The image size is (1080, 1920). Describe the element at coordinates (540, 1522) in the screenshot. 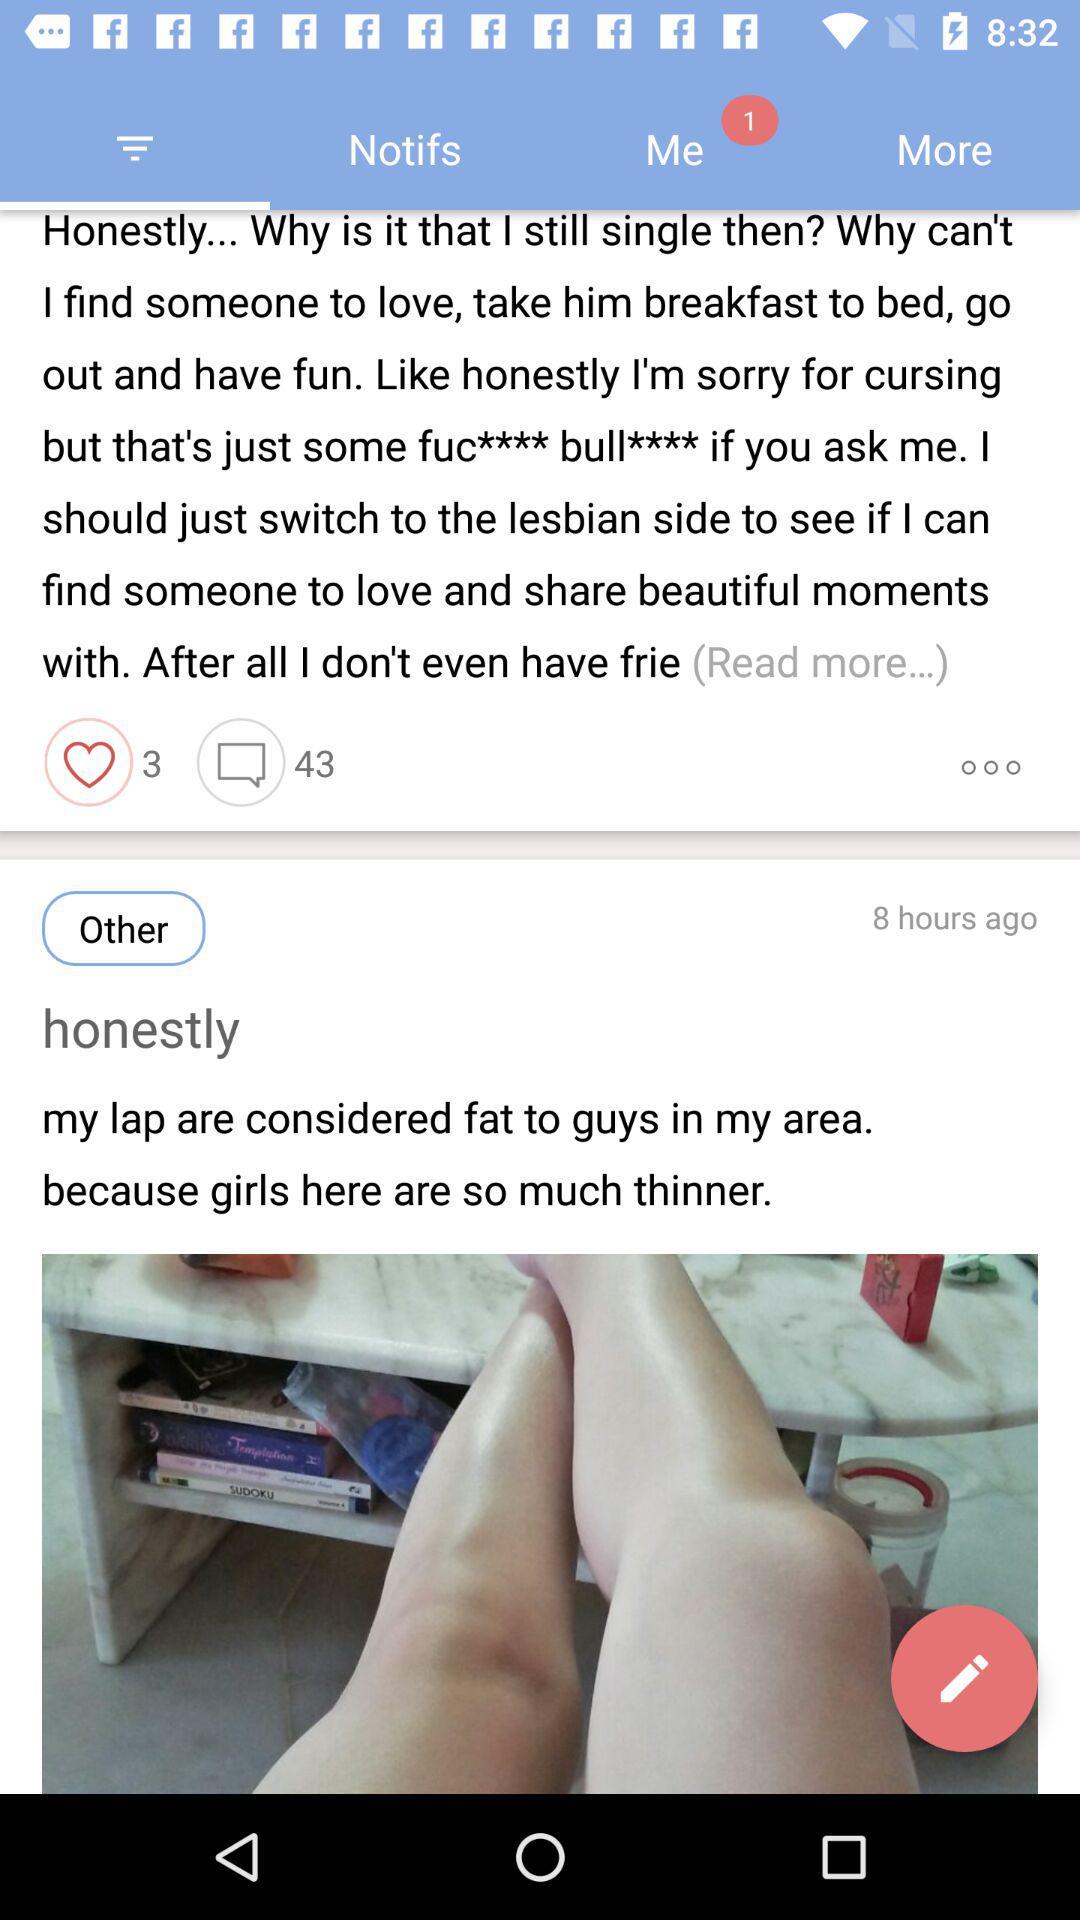

I see `the image of leg` at that location.